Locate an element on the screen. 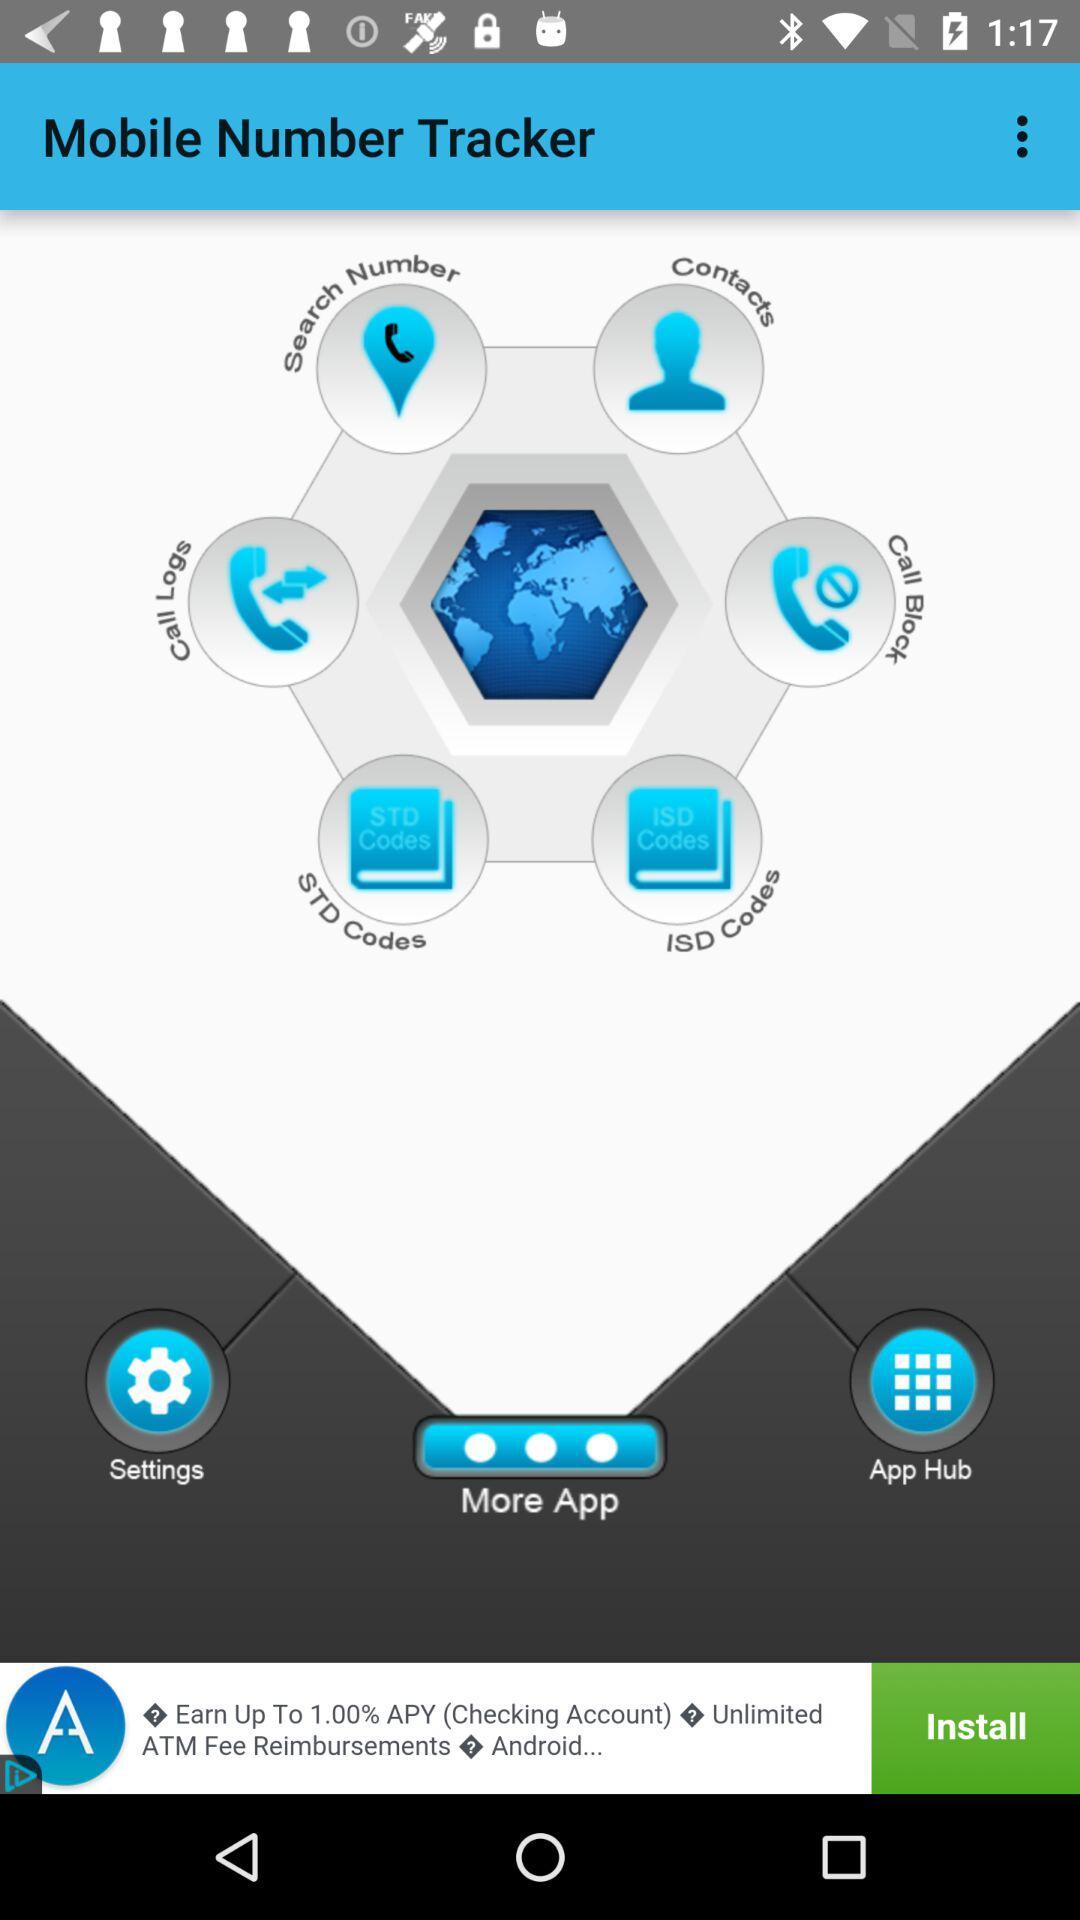 The image size is (1080, 1920). more apps is located at coordinates (540, 1467).